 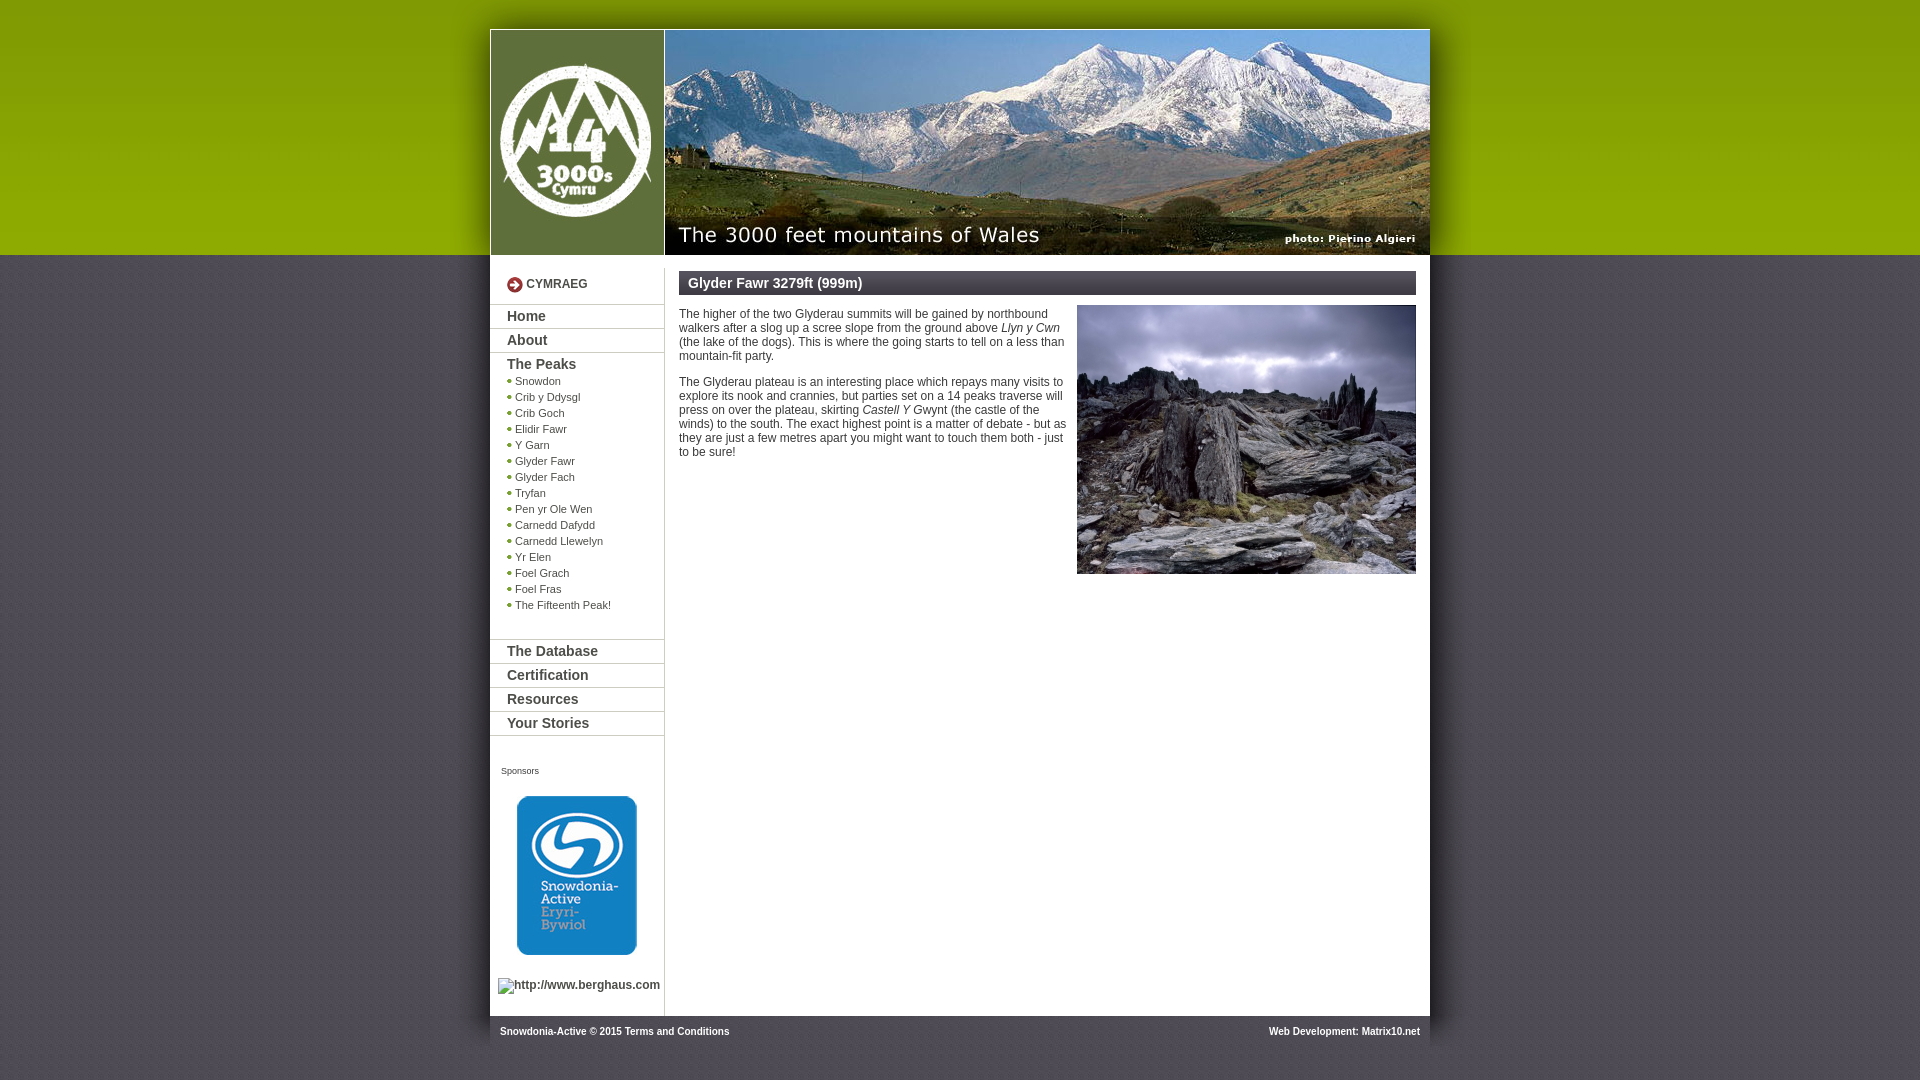 What do you see at coordinates (623, 1031) in the screenshot?
I see `'Terms and Conditions'` at bounding box center [623, 1031].